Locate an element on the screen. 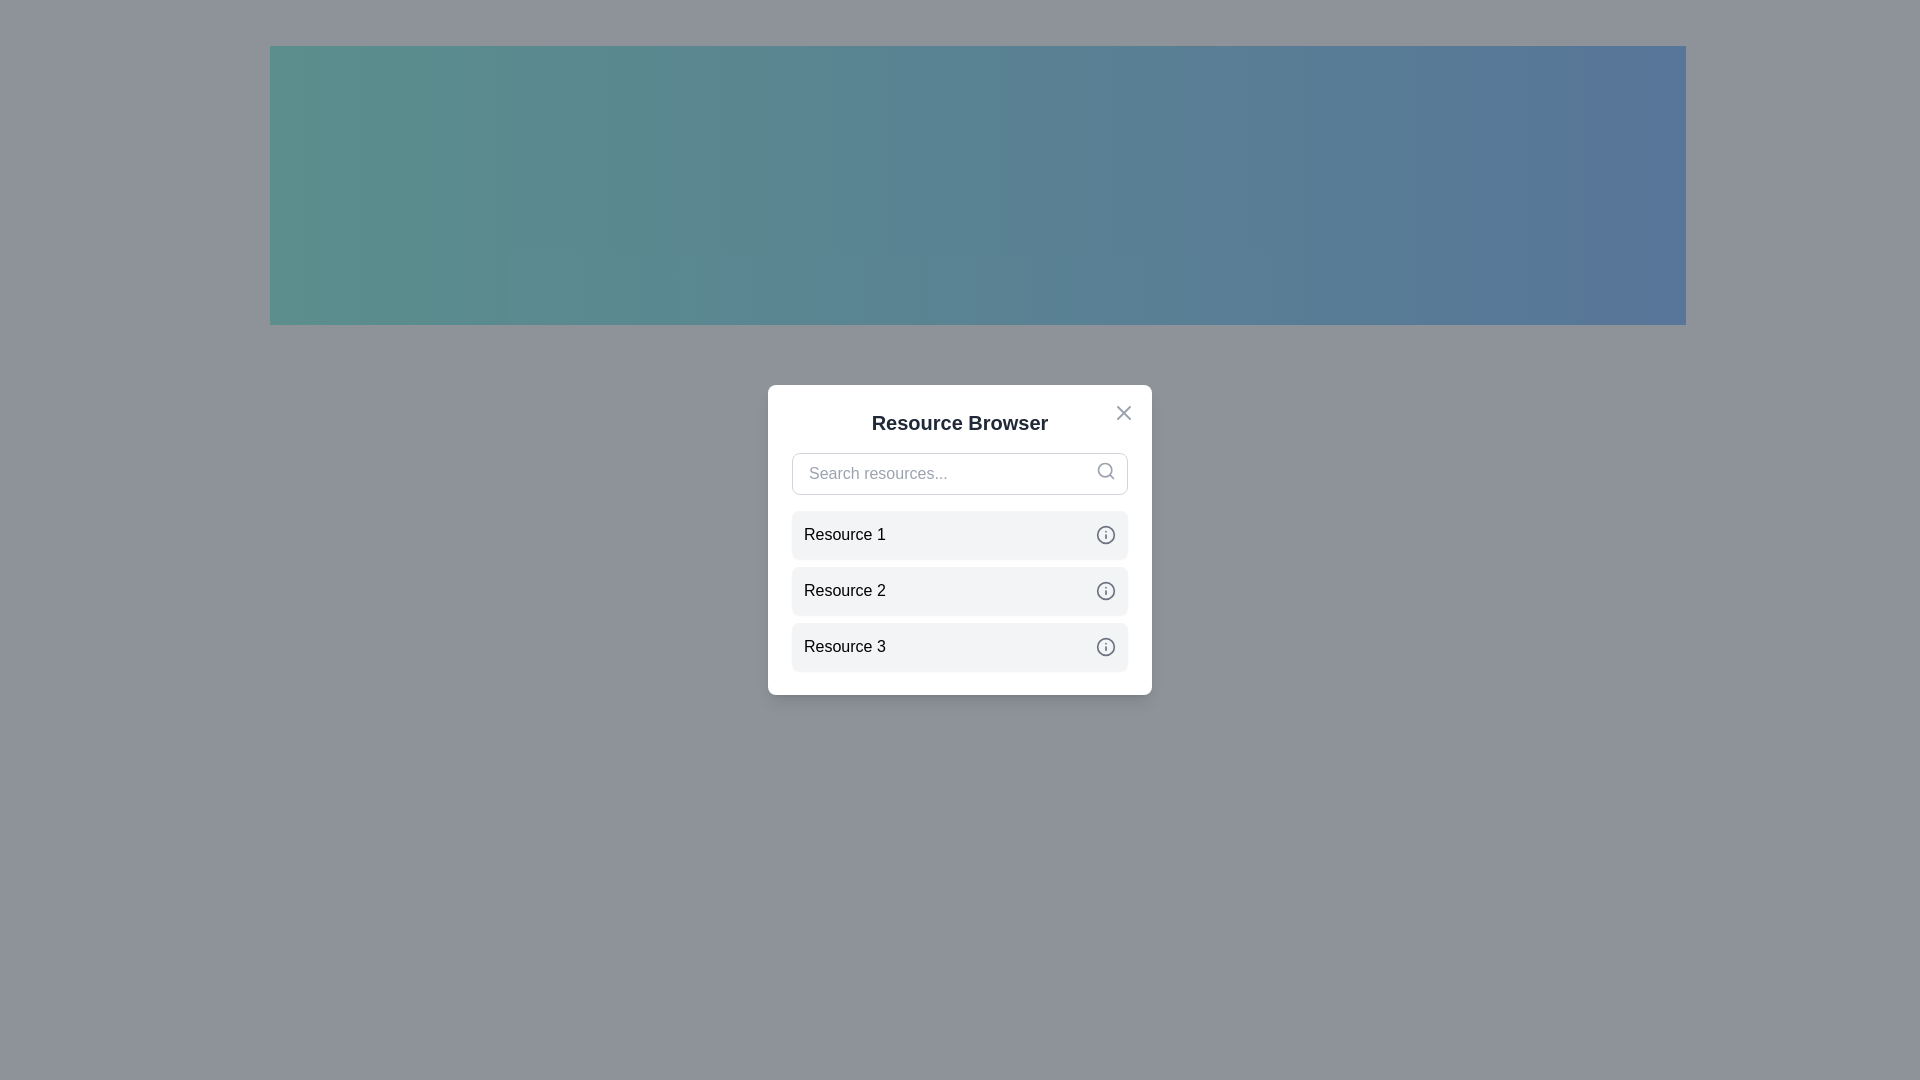 This screenshot has width=1920, height=1080. the button-like list item labeled 'Resource 1' which is the first item in a vertical list within a modal window, styled with rounded corners and a light gray background is located at coordinates (960, 534).